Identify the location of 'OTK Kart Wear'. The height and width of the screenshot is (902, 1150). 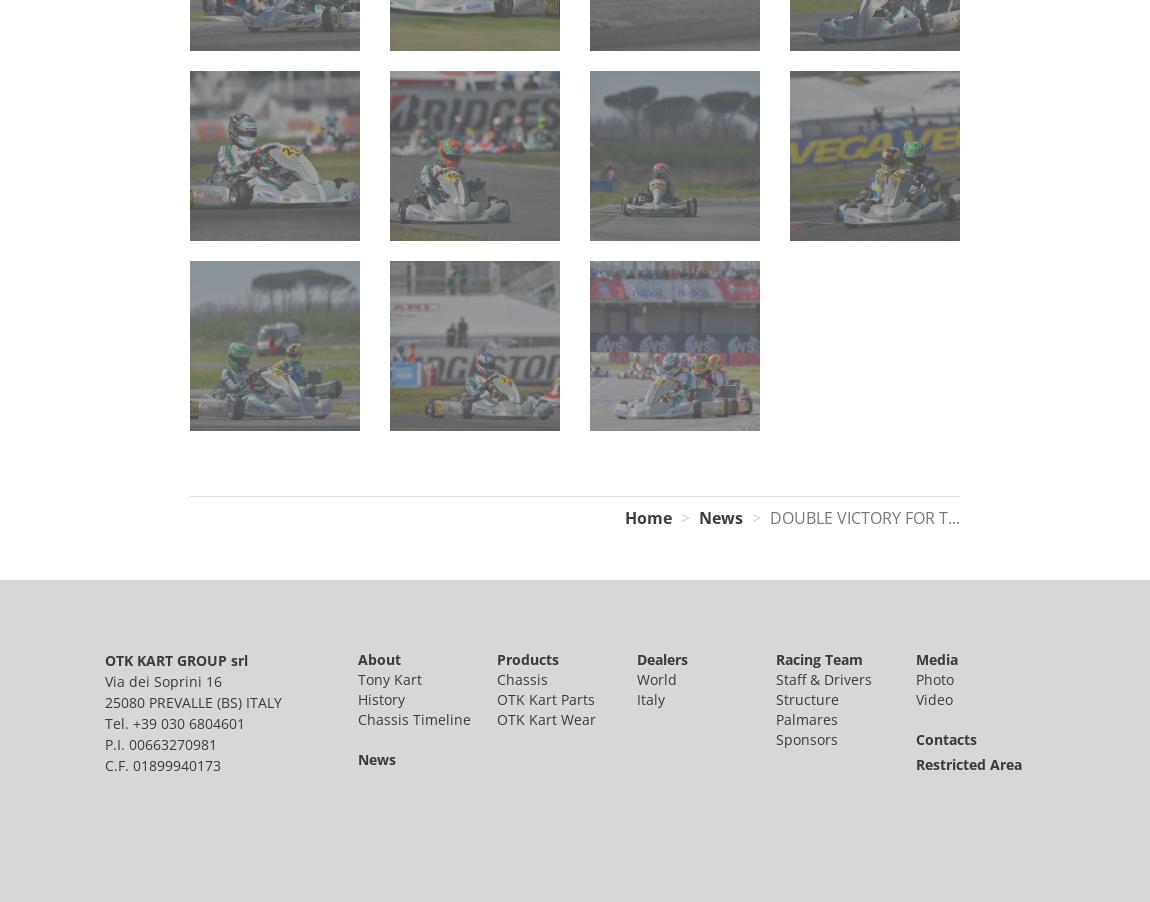
(546, 718).